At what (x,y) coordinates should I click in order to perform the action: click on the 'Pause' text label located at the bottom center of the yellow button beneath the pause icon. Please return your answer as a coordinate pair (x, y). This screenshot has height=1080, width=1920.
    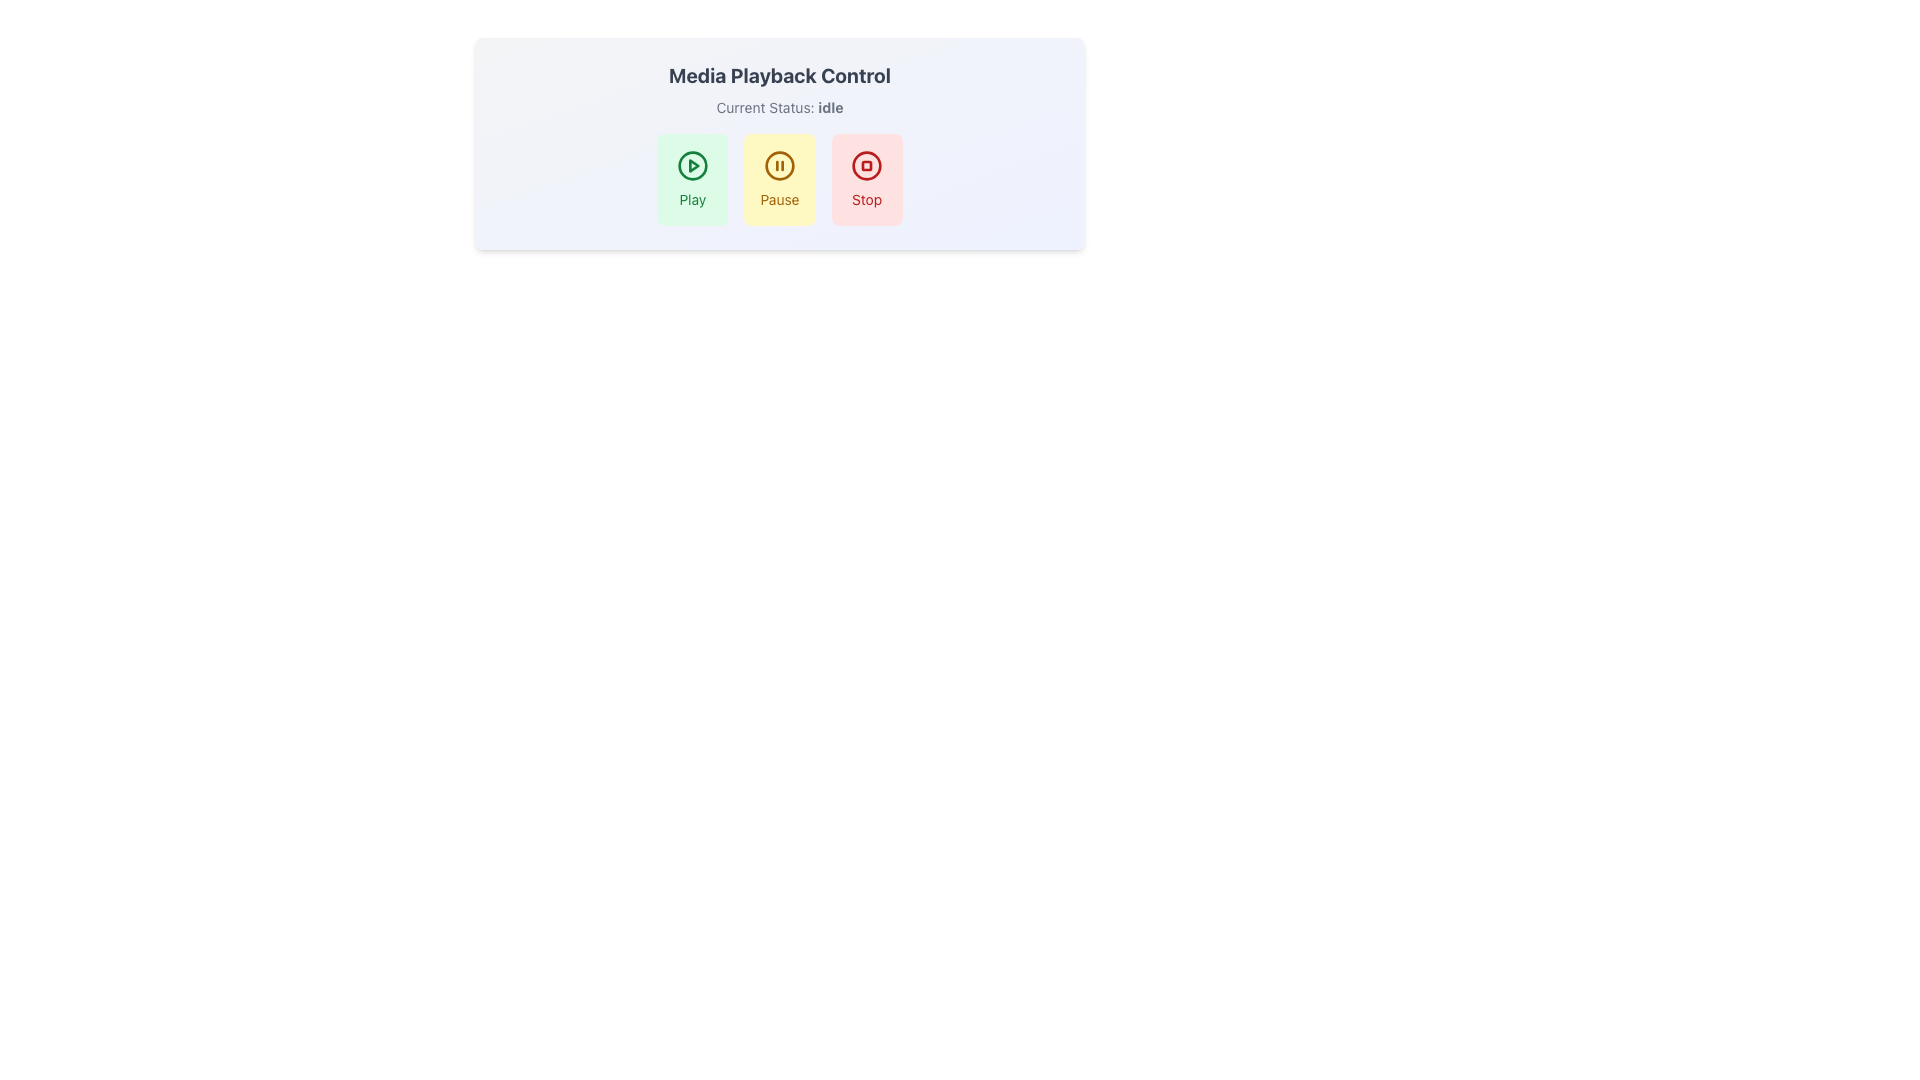
    Looking at the image, I should click on (778, 200).